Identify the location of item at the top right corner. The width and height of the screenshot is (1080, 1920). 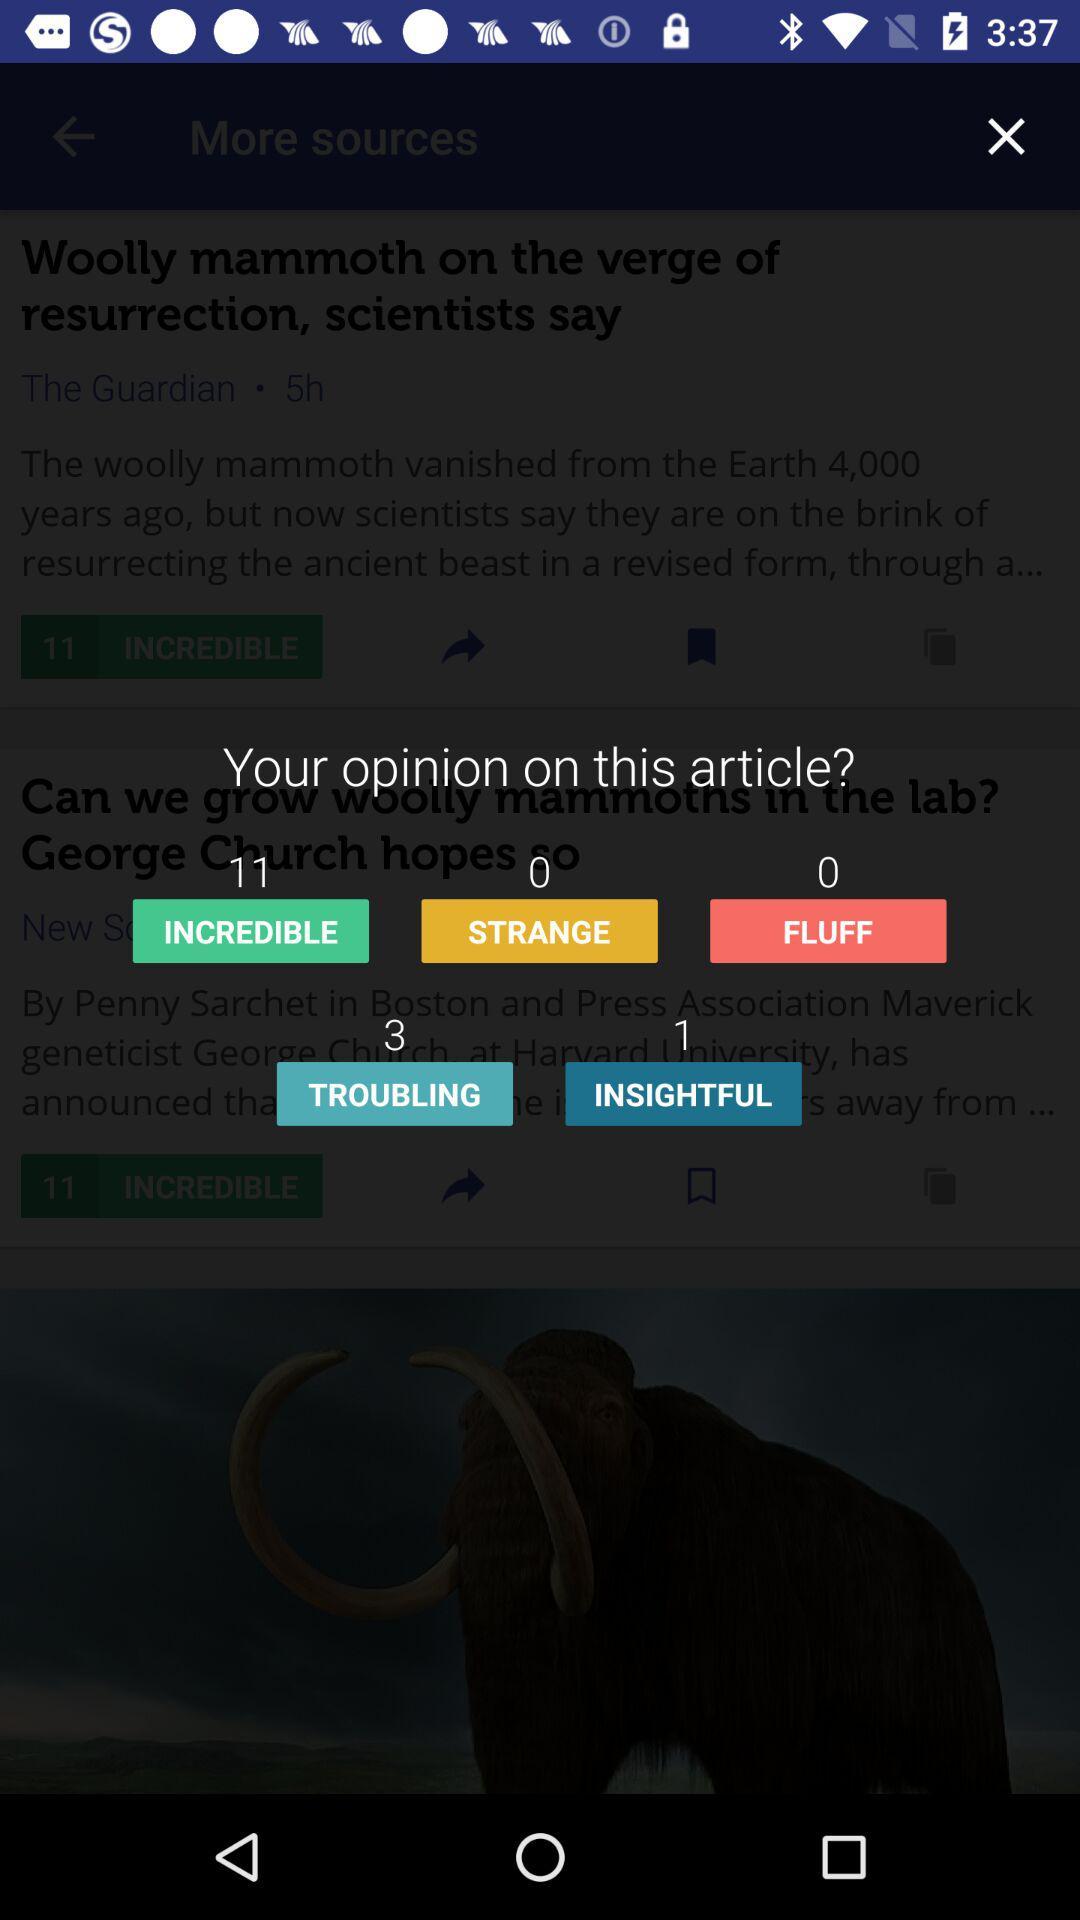
(1006, 135).